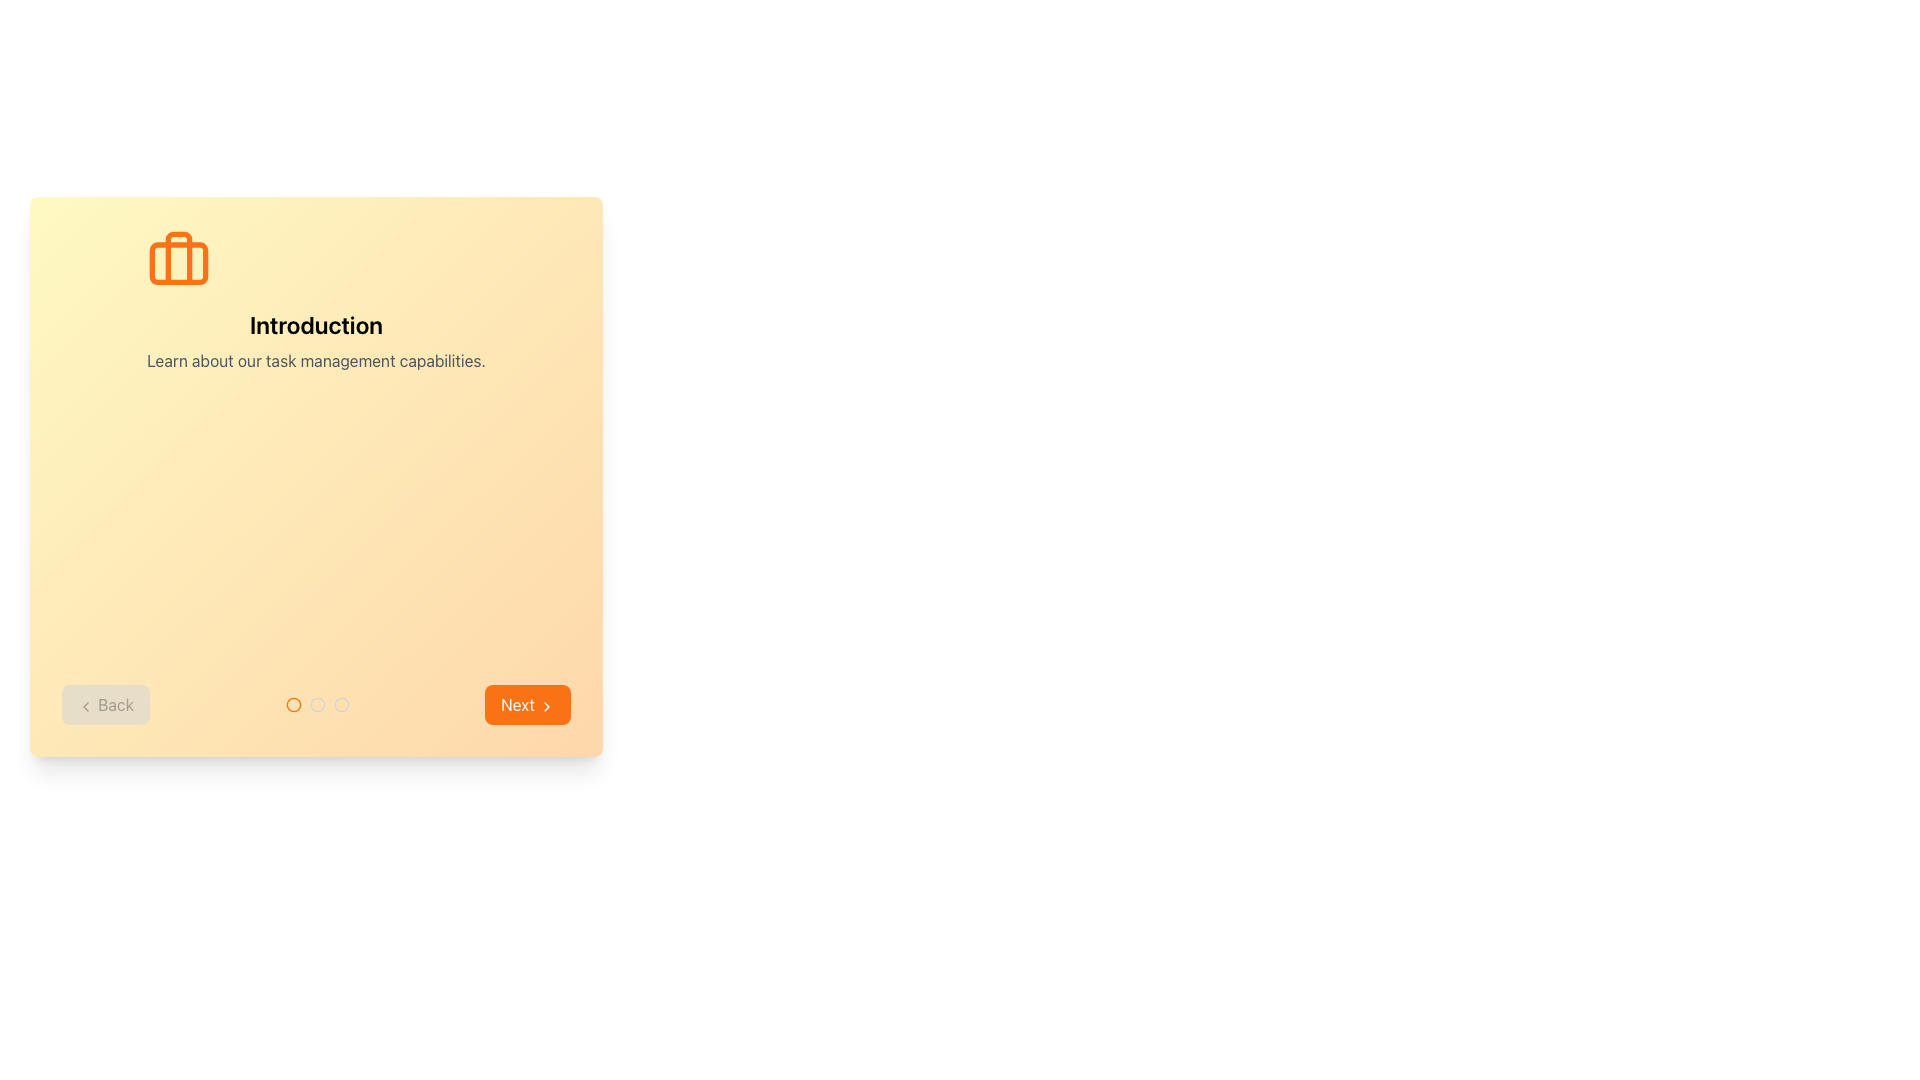  Describe the element at coordinates (341, 704) in the screenshot. I see `the third circular step indicator located in the lower section of the interface, which visually denotes the current step in the process` at that location.